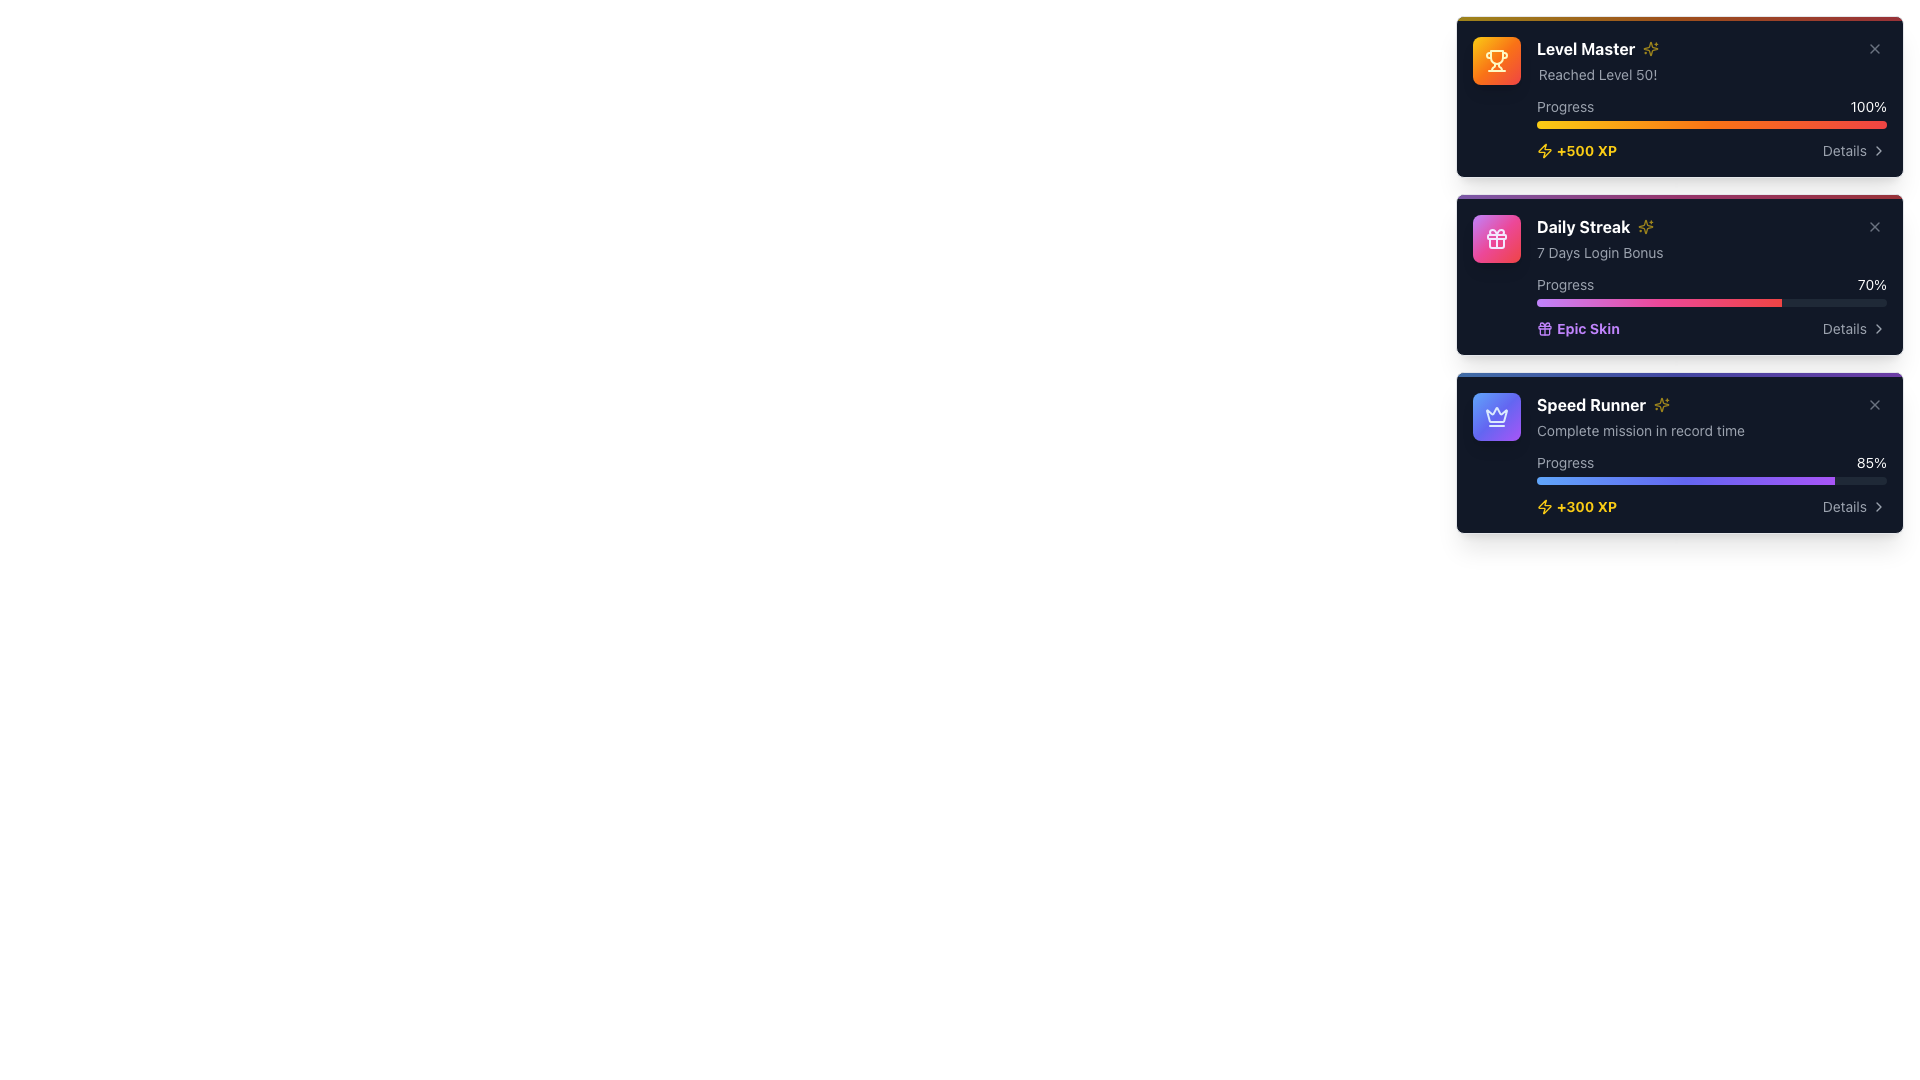 Image resolution: width=1920 pixels, height=1080 pixels. Describe the element at coordinates (1680, 274) in the screenshot. I see `progress bar visually on the Information Card that details achievements or tasks in progress, specifically the second card in a vertically stacked list of three cards` at that location.